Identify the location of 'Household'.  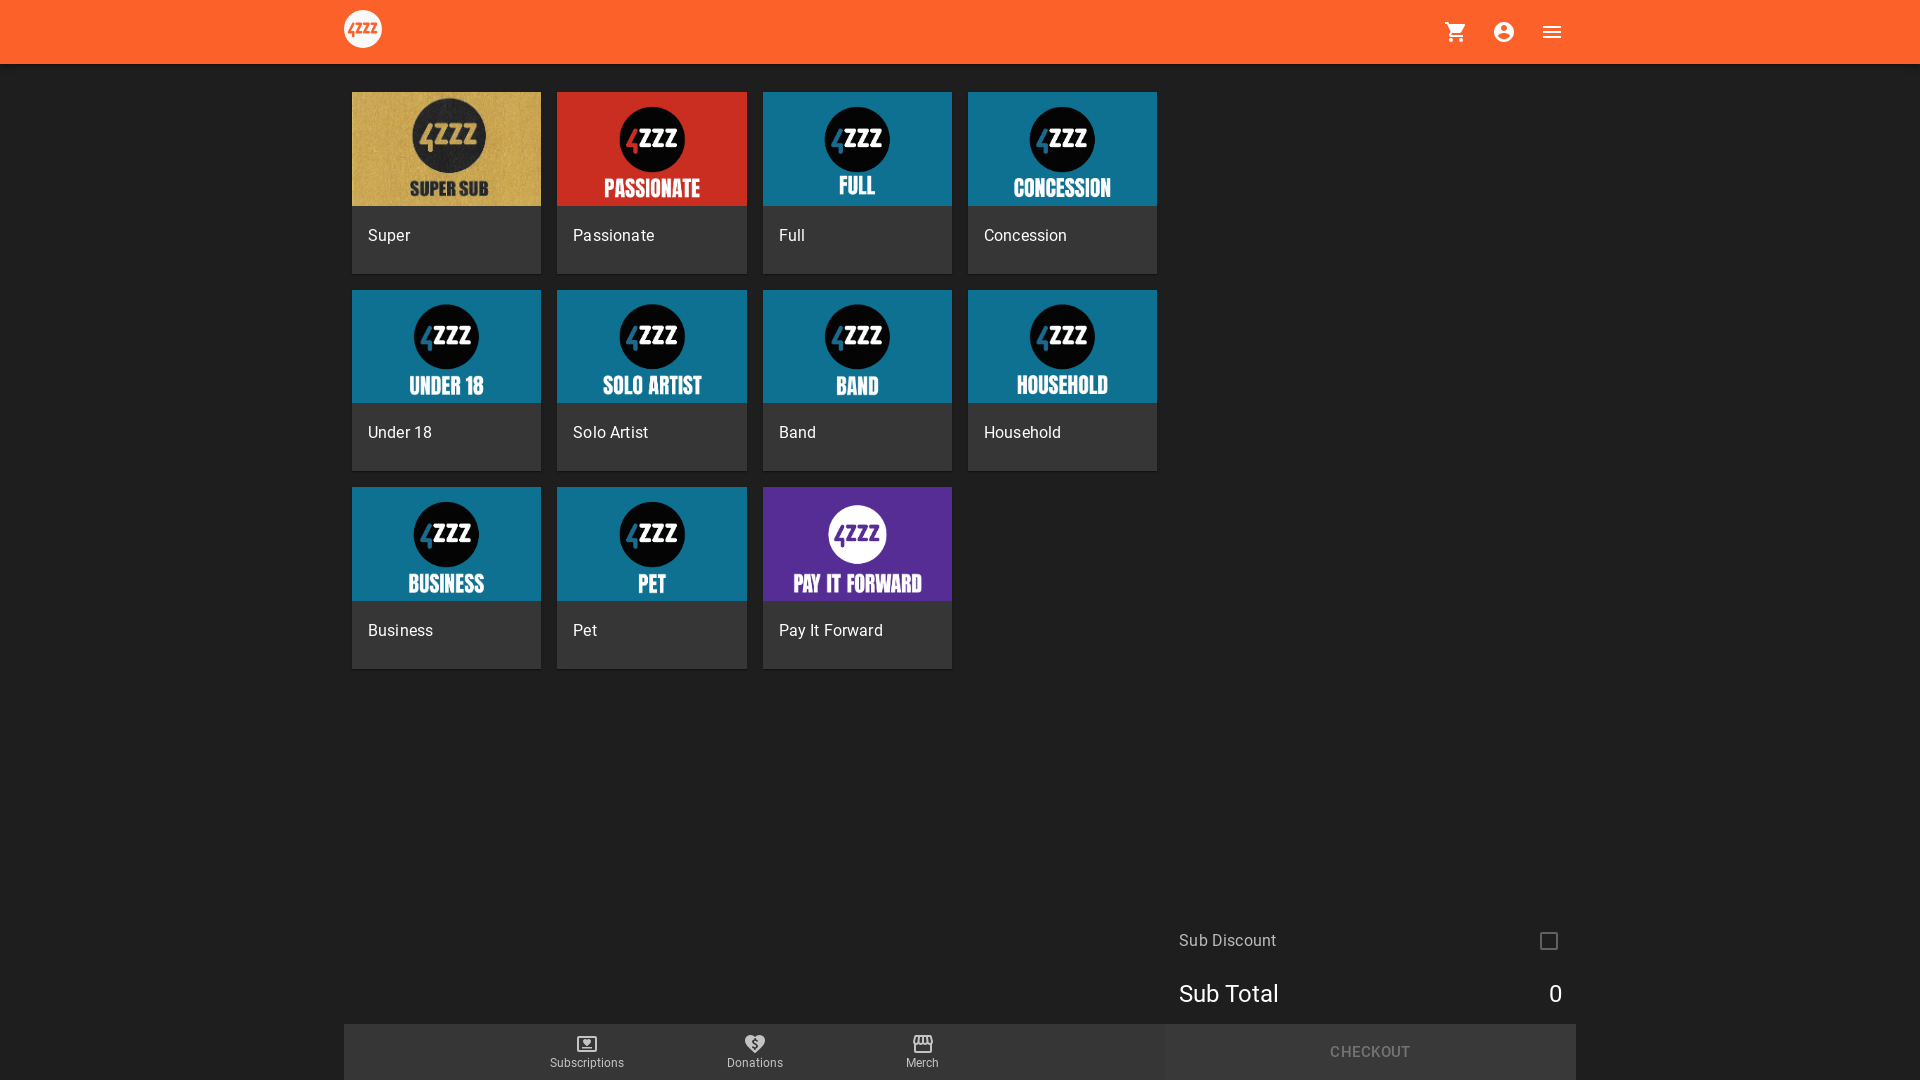
(1061, 381).